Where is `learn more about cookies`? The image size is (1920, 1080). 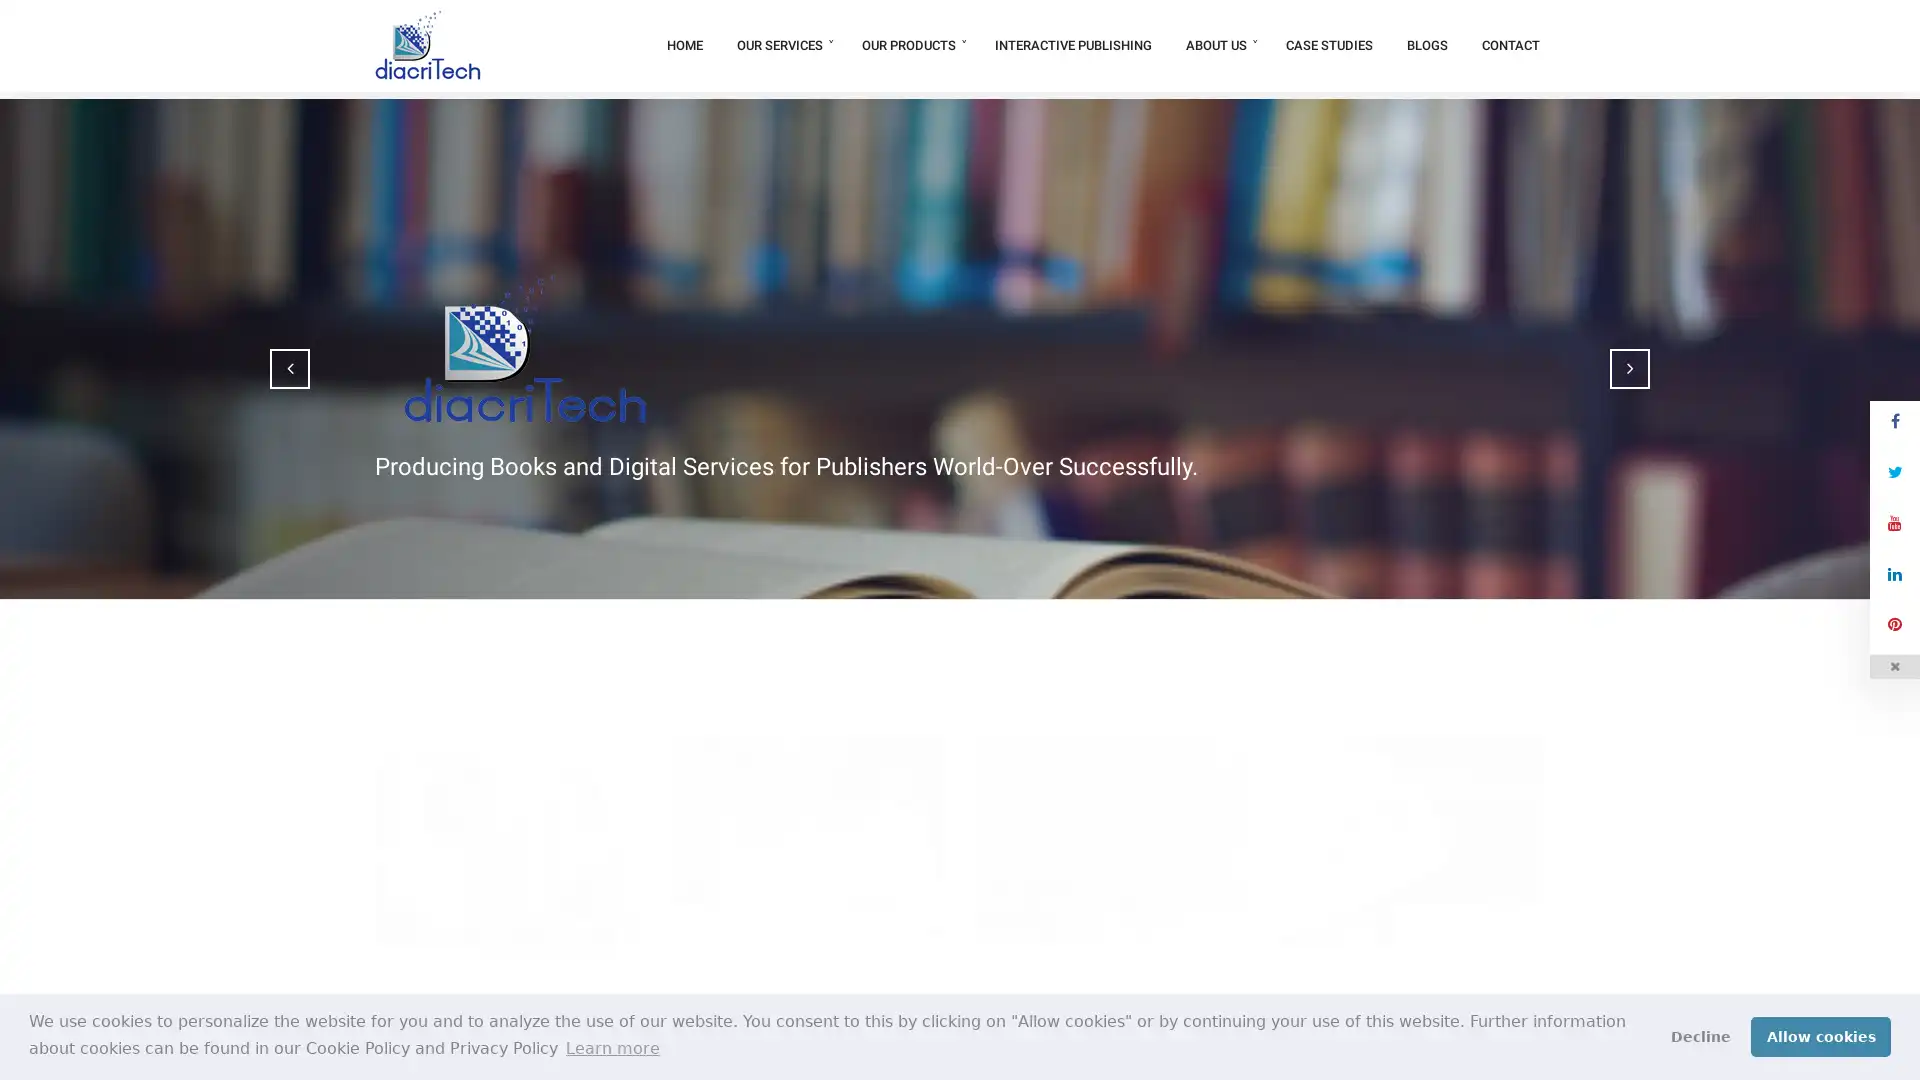
learn more about cookies is located at coordinates (611, 1047).